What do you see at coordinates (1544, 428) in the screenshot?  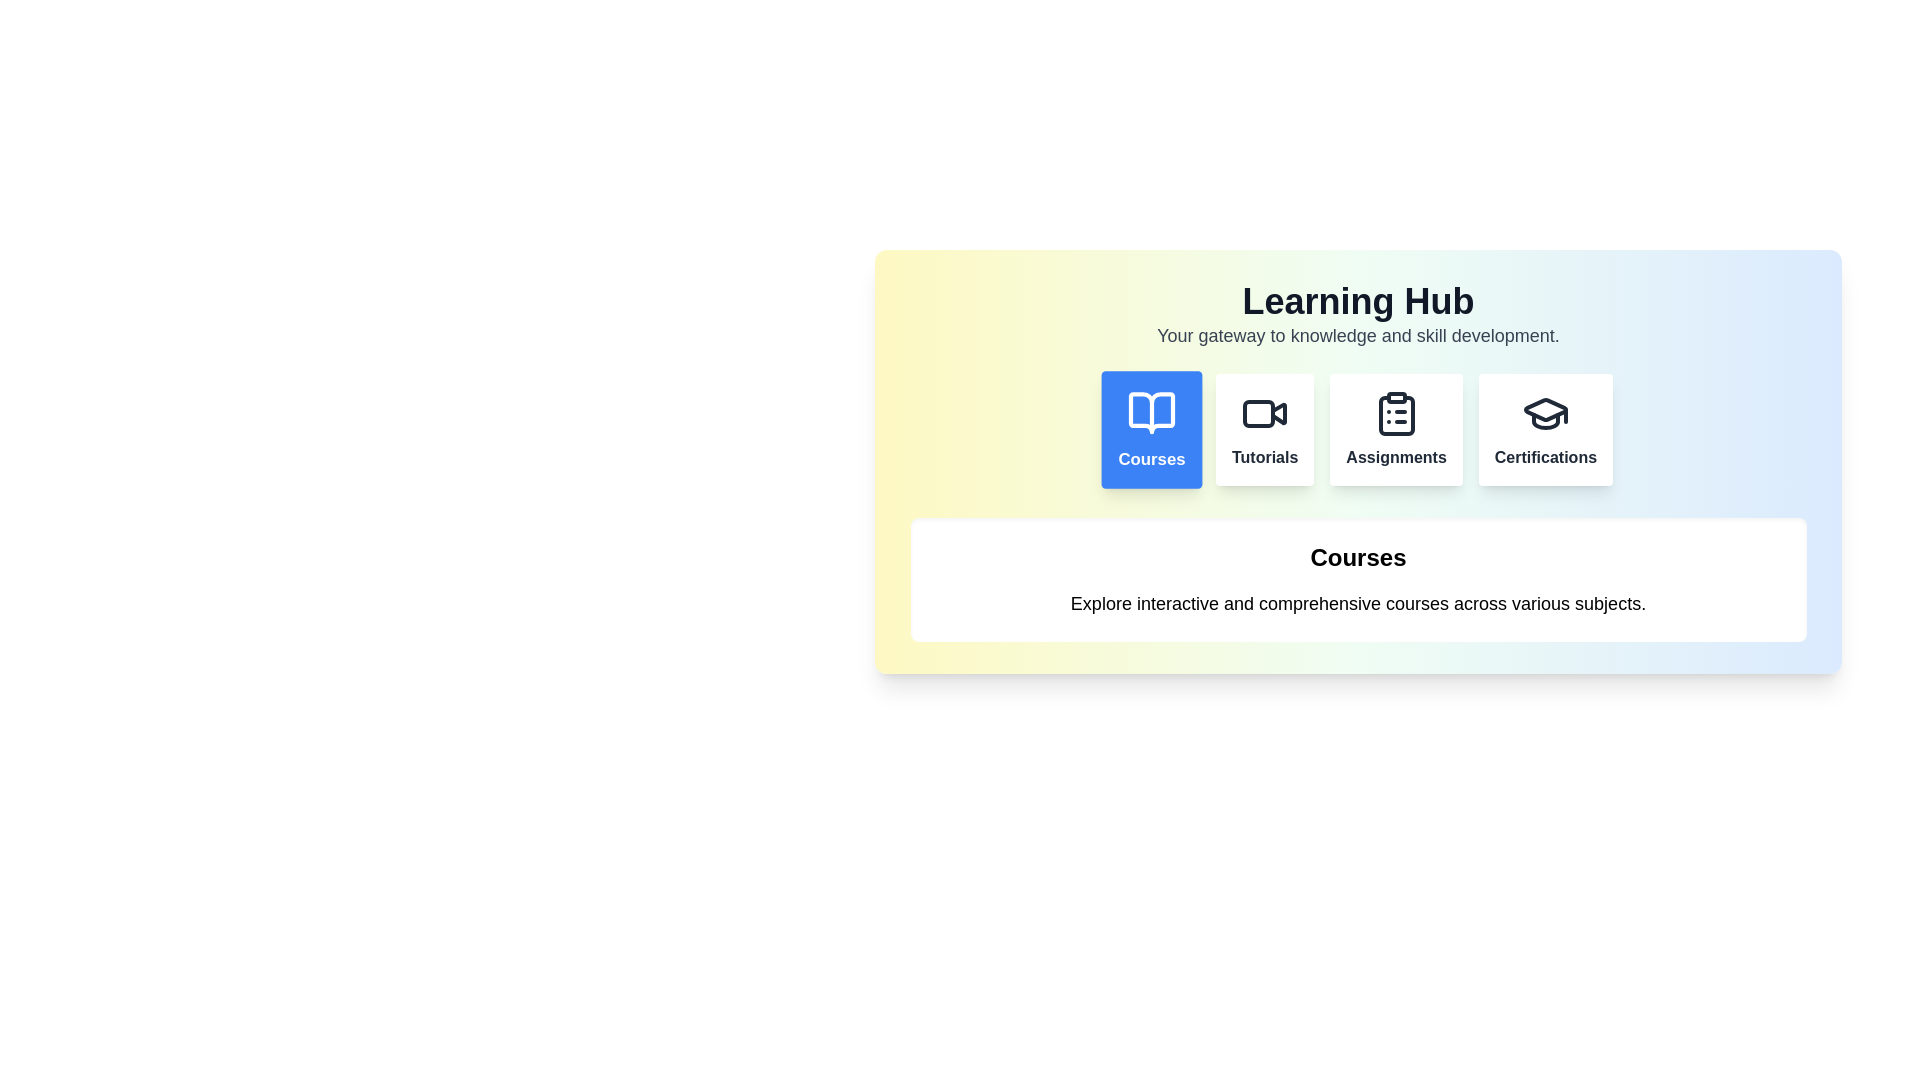 I see `the tab button labeled Certifications to select it` at bounding box center [1544, 428].